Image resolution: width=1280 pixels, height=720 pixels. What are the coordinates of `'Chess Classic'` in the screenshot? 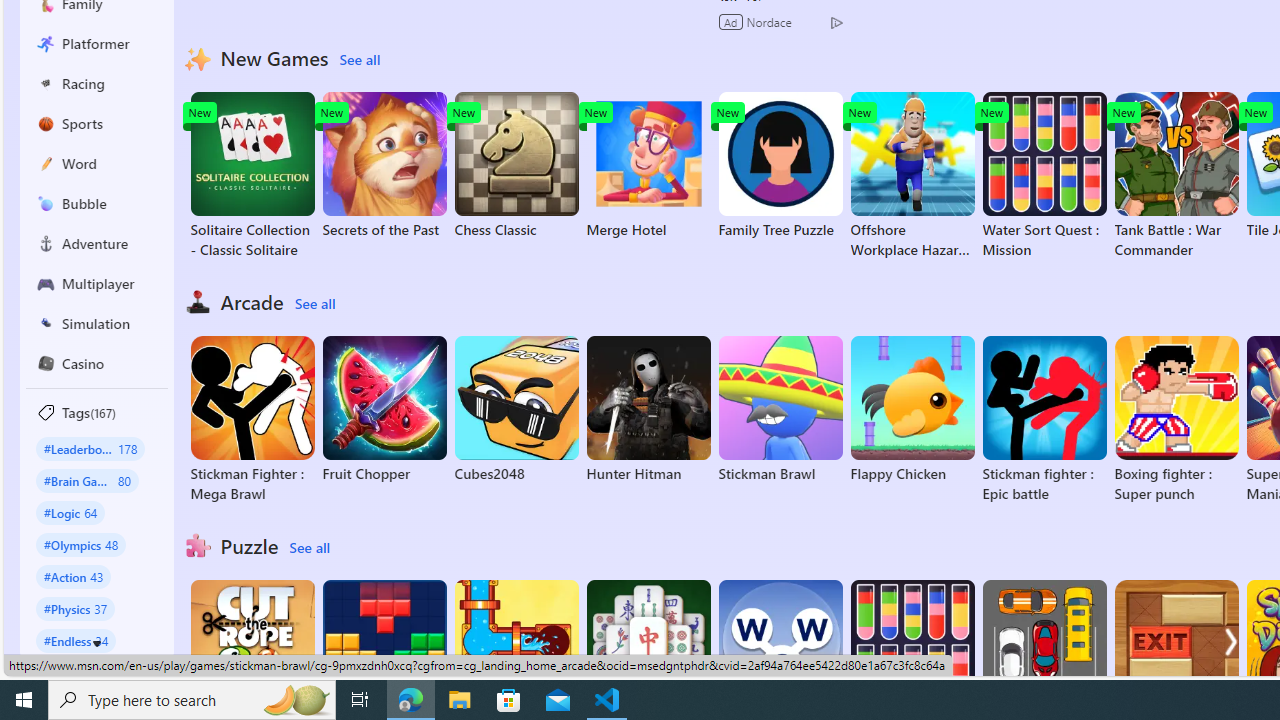 It's located at (516, 164).